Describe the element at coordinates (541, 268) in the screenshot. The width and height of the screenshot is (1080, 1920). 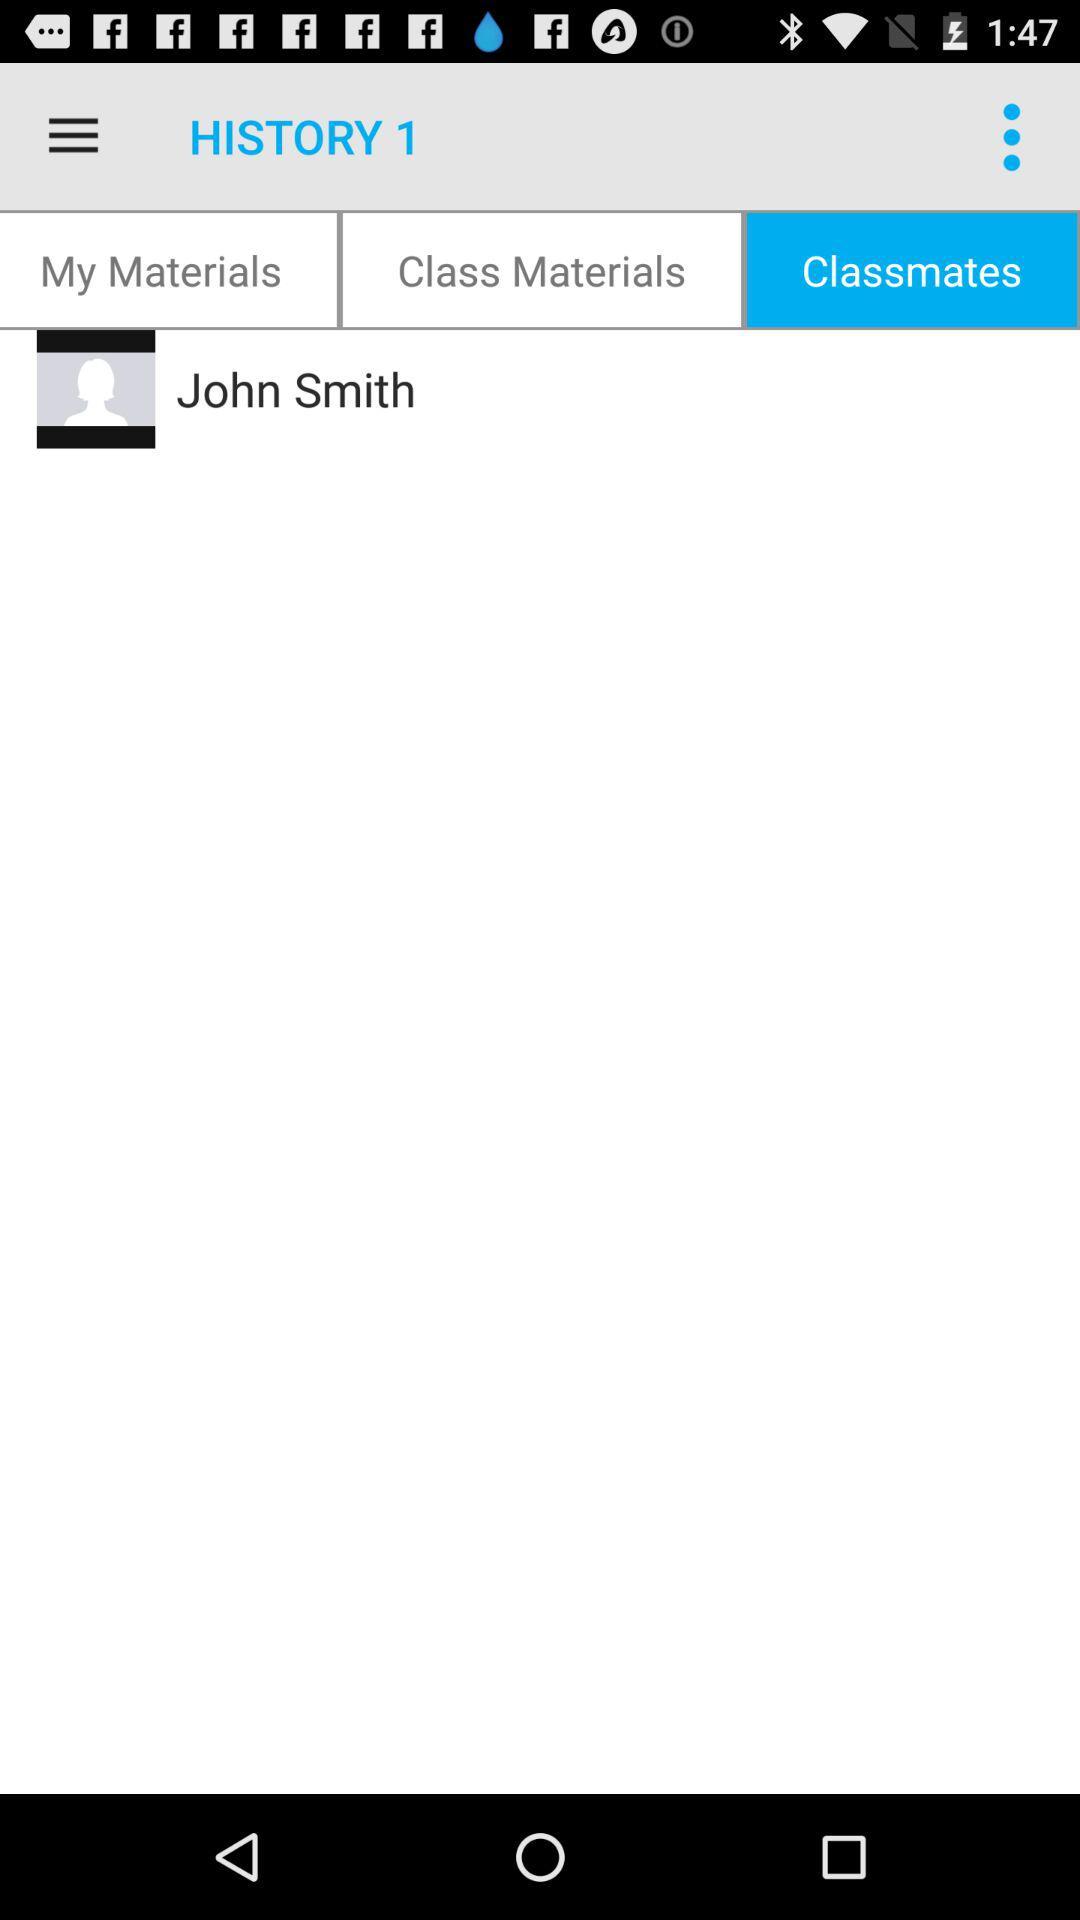
I see `the icon to the right of my materials item` at that location.